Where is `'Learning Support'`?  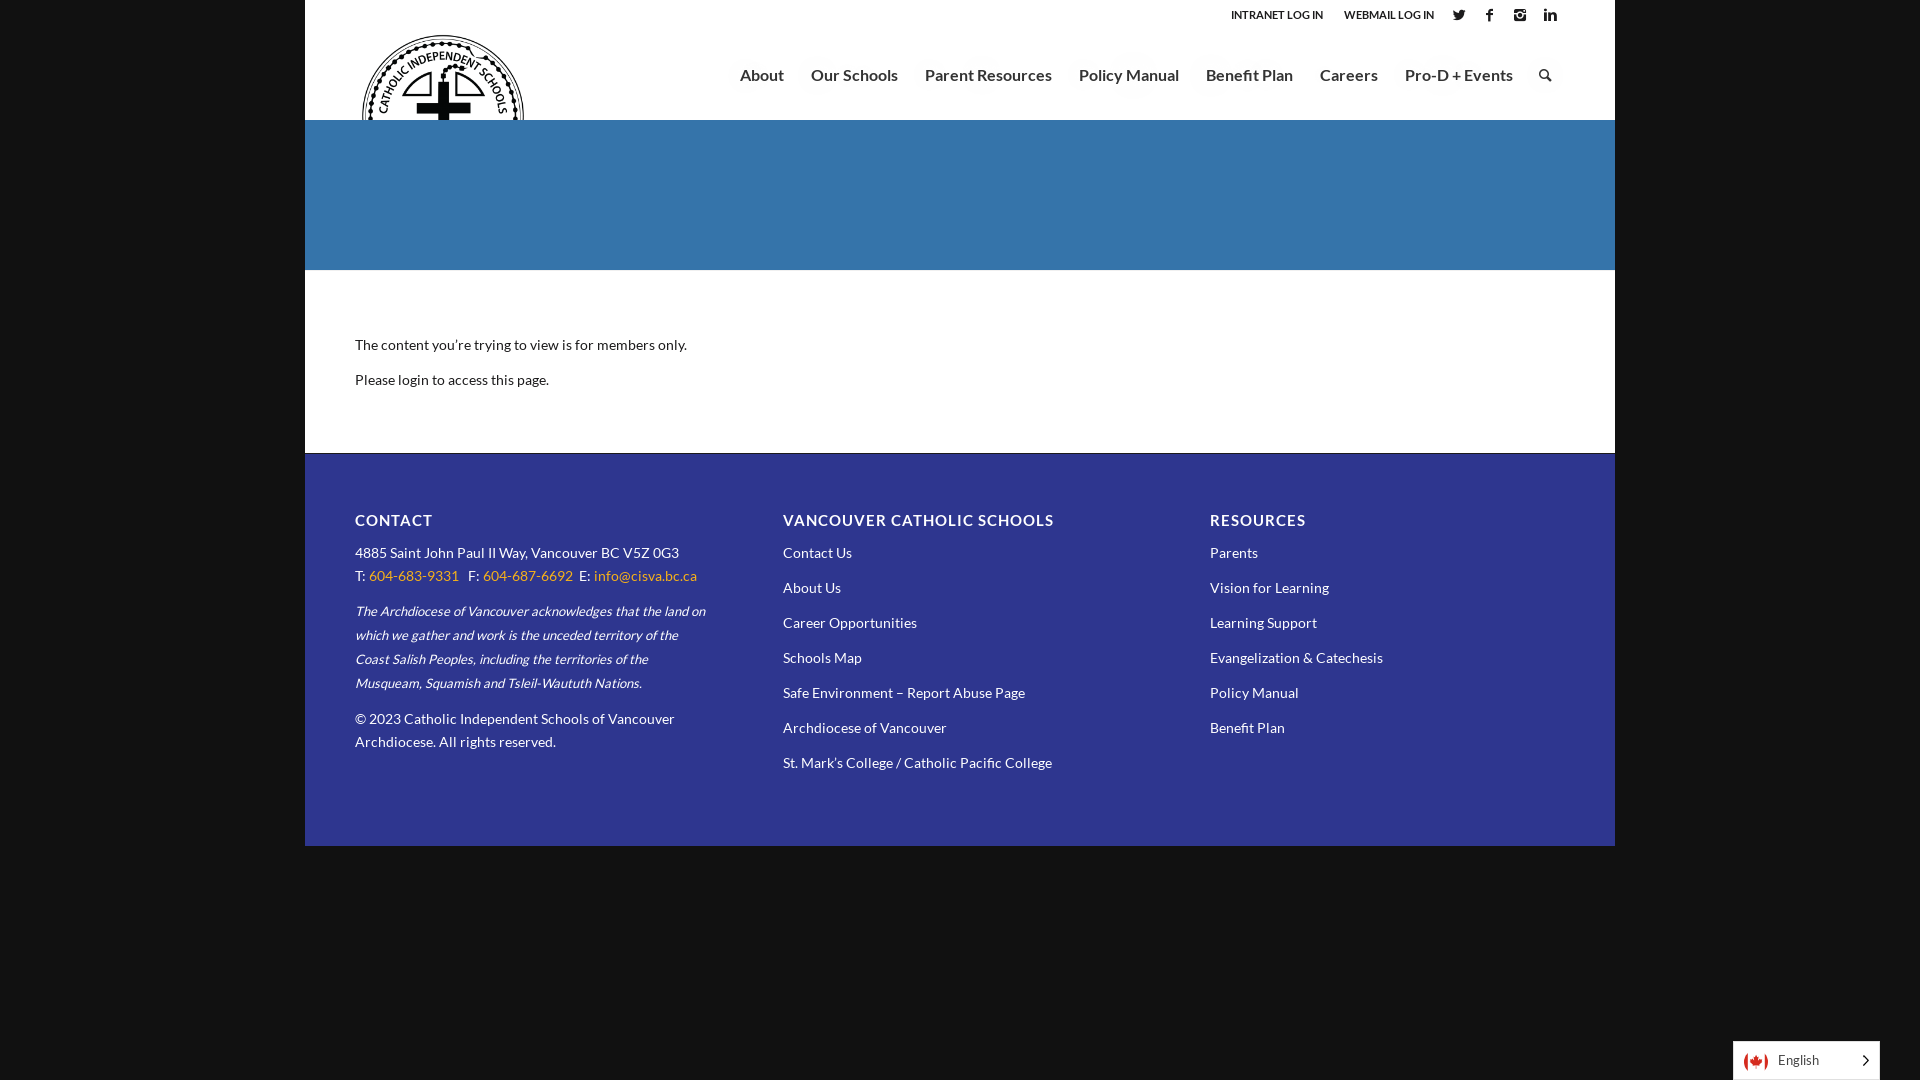 'Learning Support' is located at coordinates (1262, 621).